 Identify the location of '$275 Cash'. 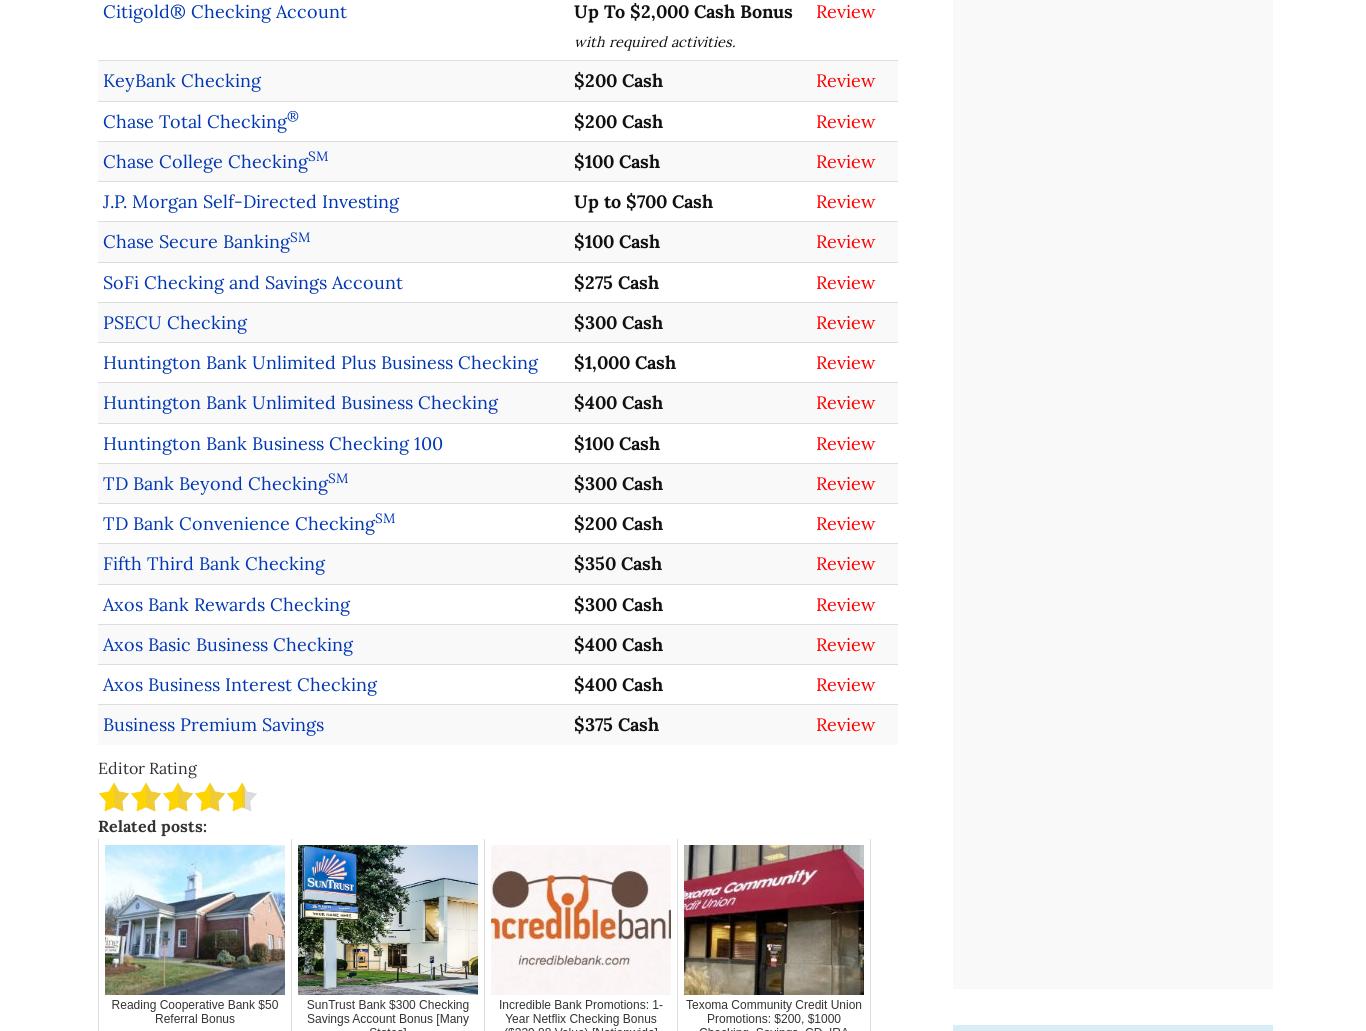
(614, 281).